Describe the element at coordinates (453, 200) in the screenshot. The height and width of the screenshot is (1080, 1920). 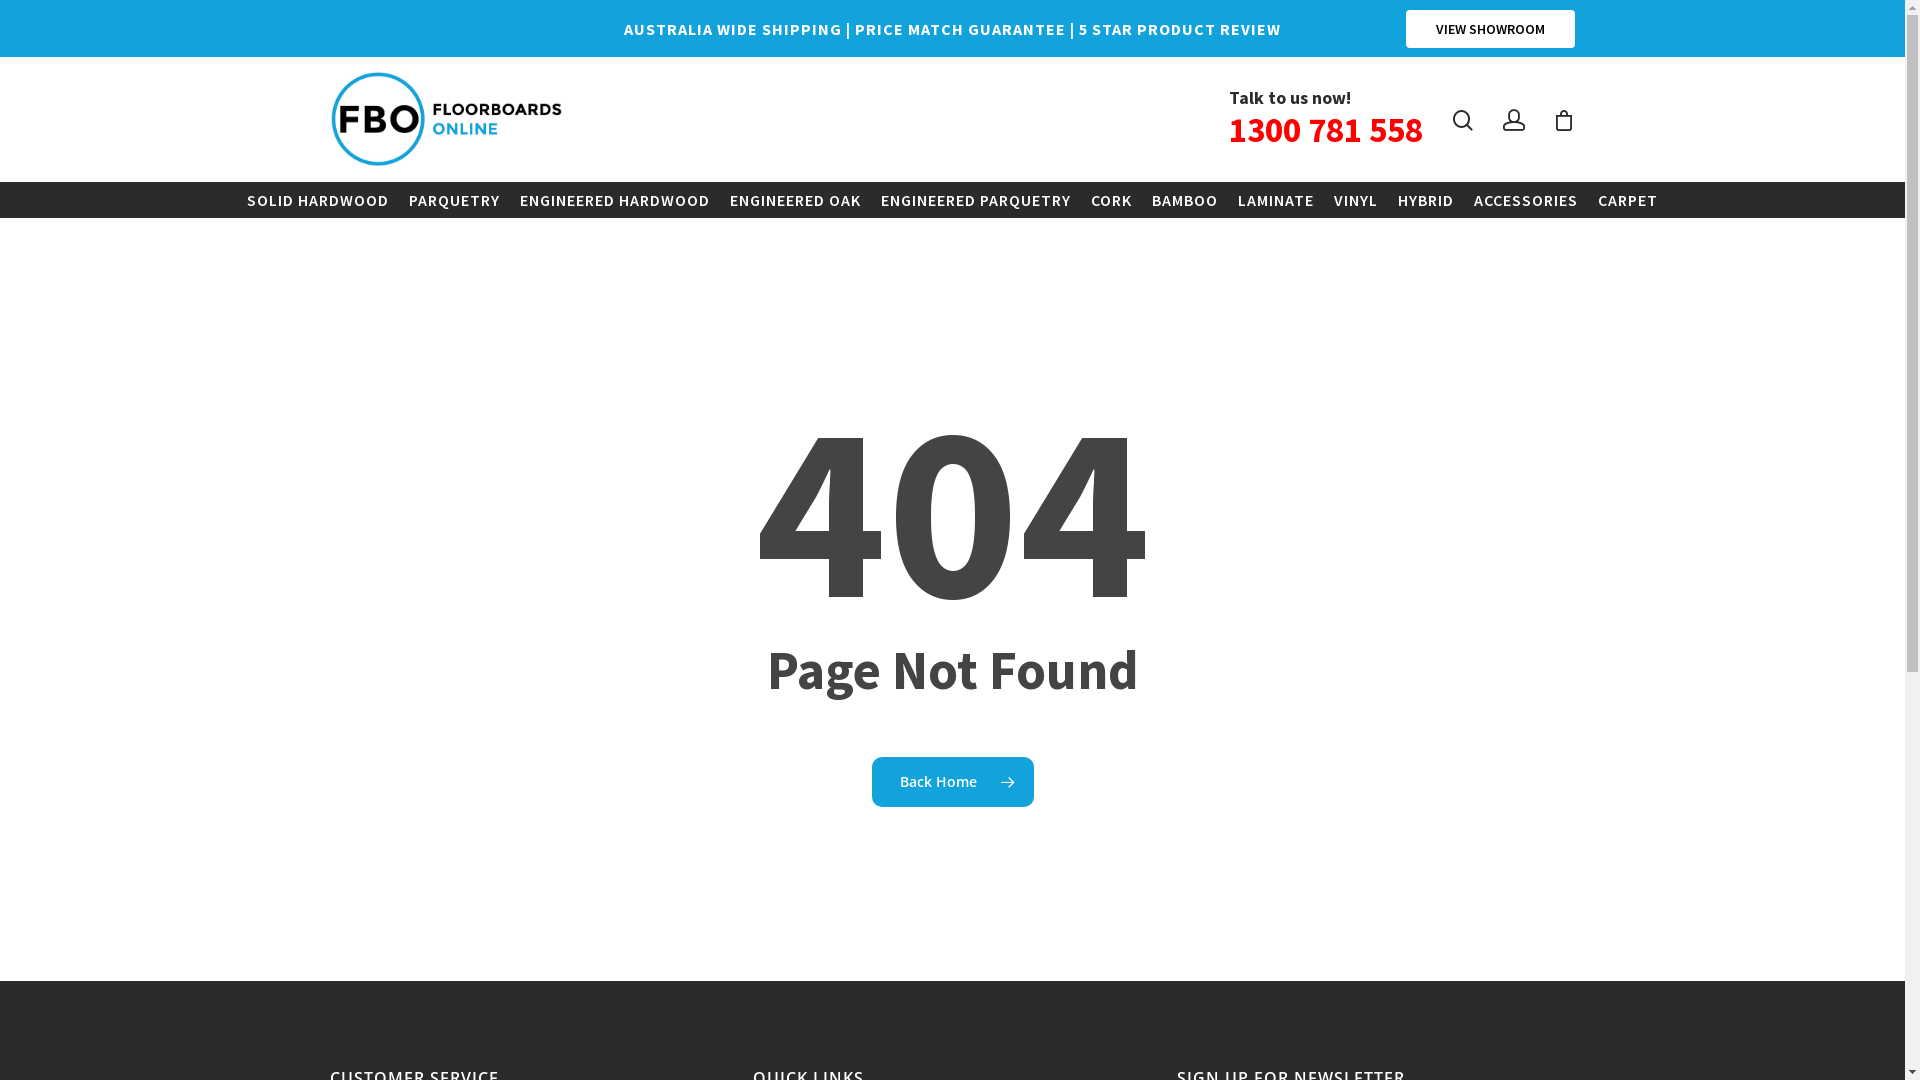
I see `'PARQUETRY'` at that location.